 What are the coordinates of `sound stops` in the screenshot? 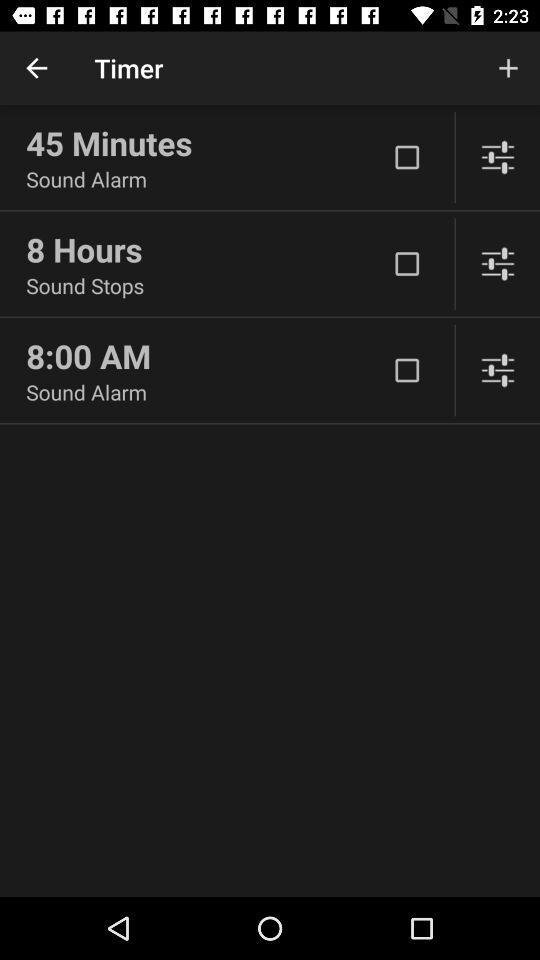 It's located at (205, 284).